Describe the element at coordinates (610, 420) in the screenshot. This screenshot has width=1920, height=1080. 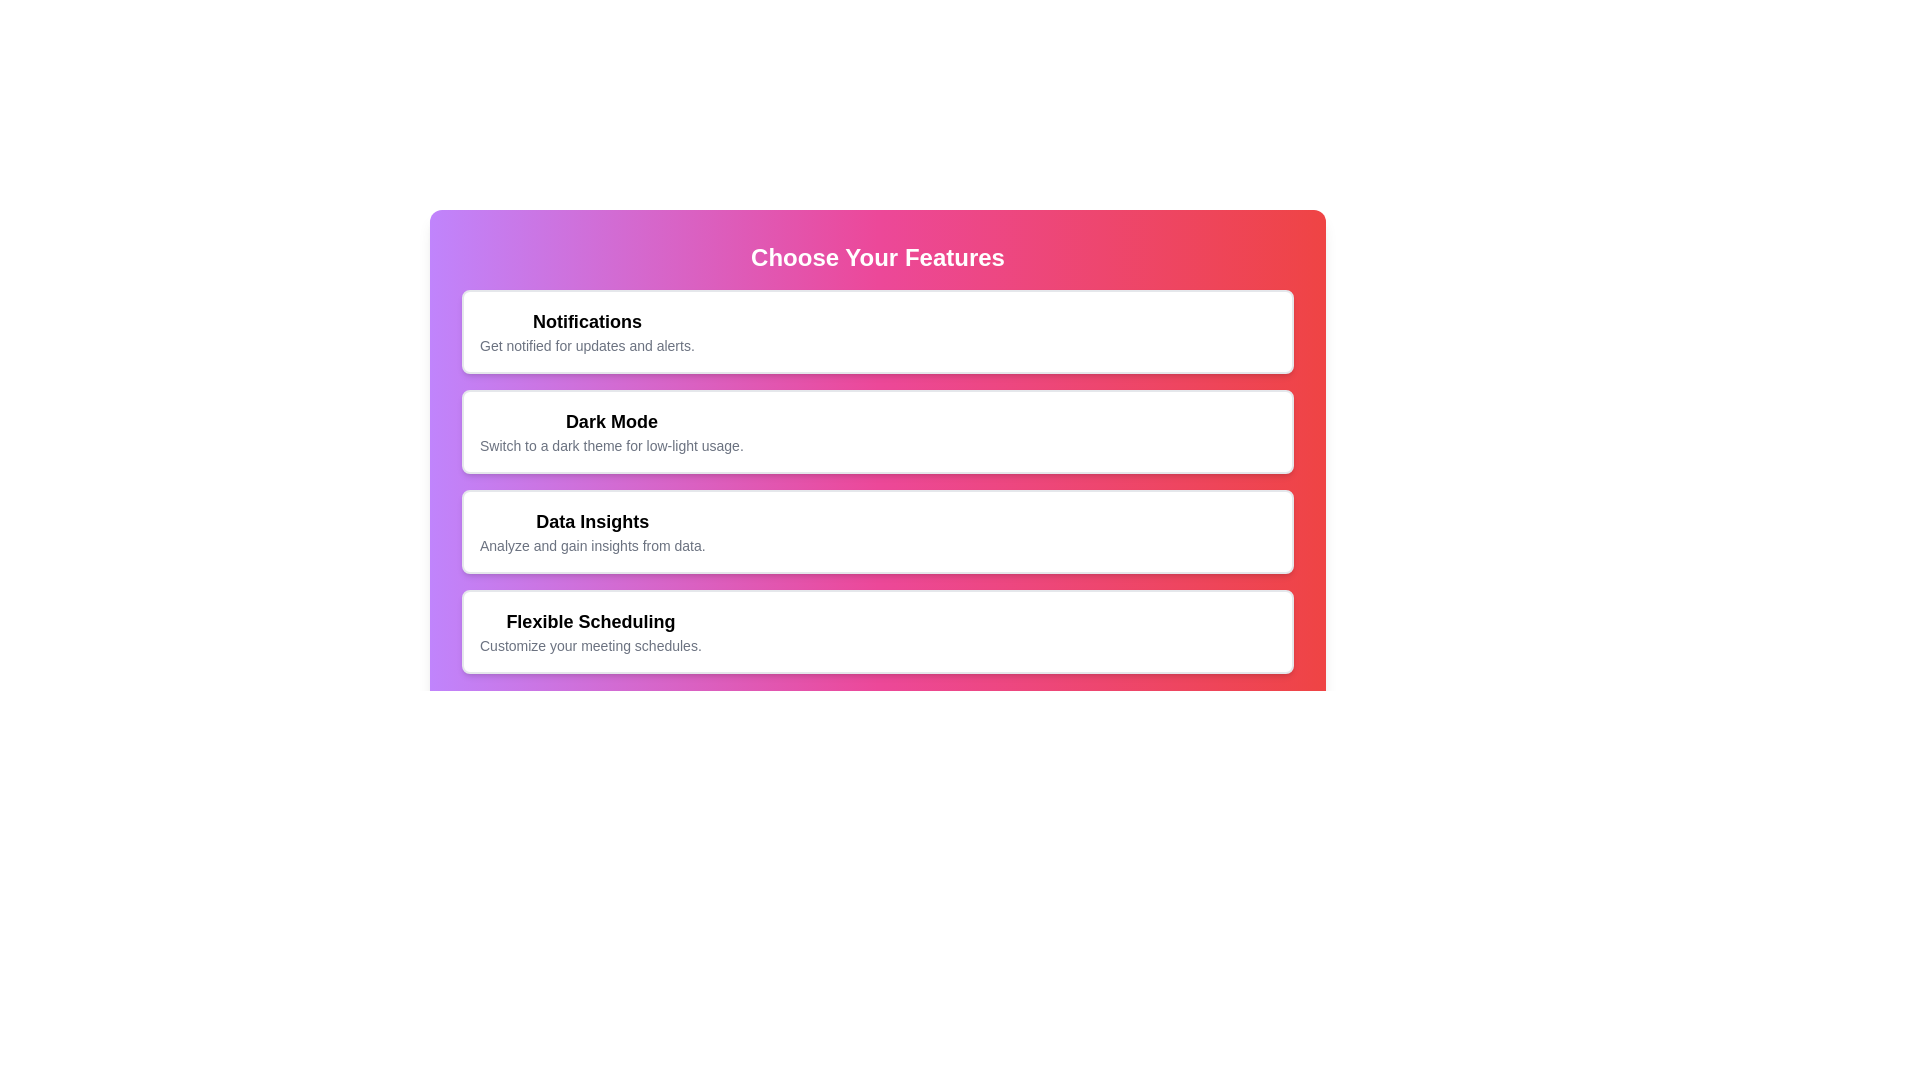
I see `the 'Dark Mode' text label, which is the main heading of its section and prominently displayed in a bold, large font, located above the description line in the second white rectangular feature section` at that location.